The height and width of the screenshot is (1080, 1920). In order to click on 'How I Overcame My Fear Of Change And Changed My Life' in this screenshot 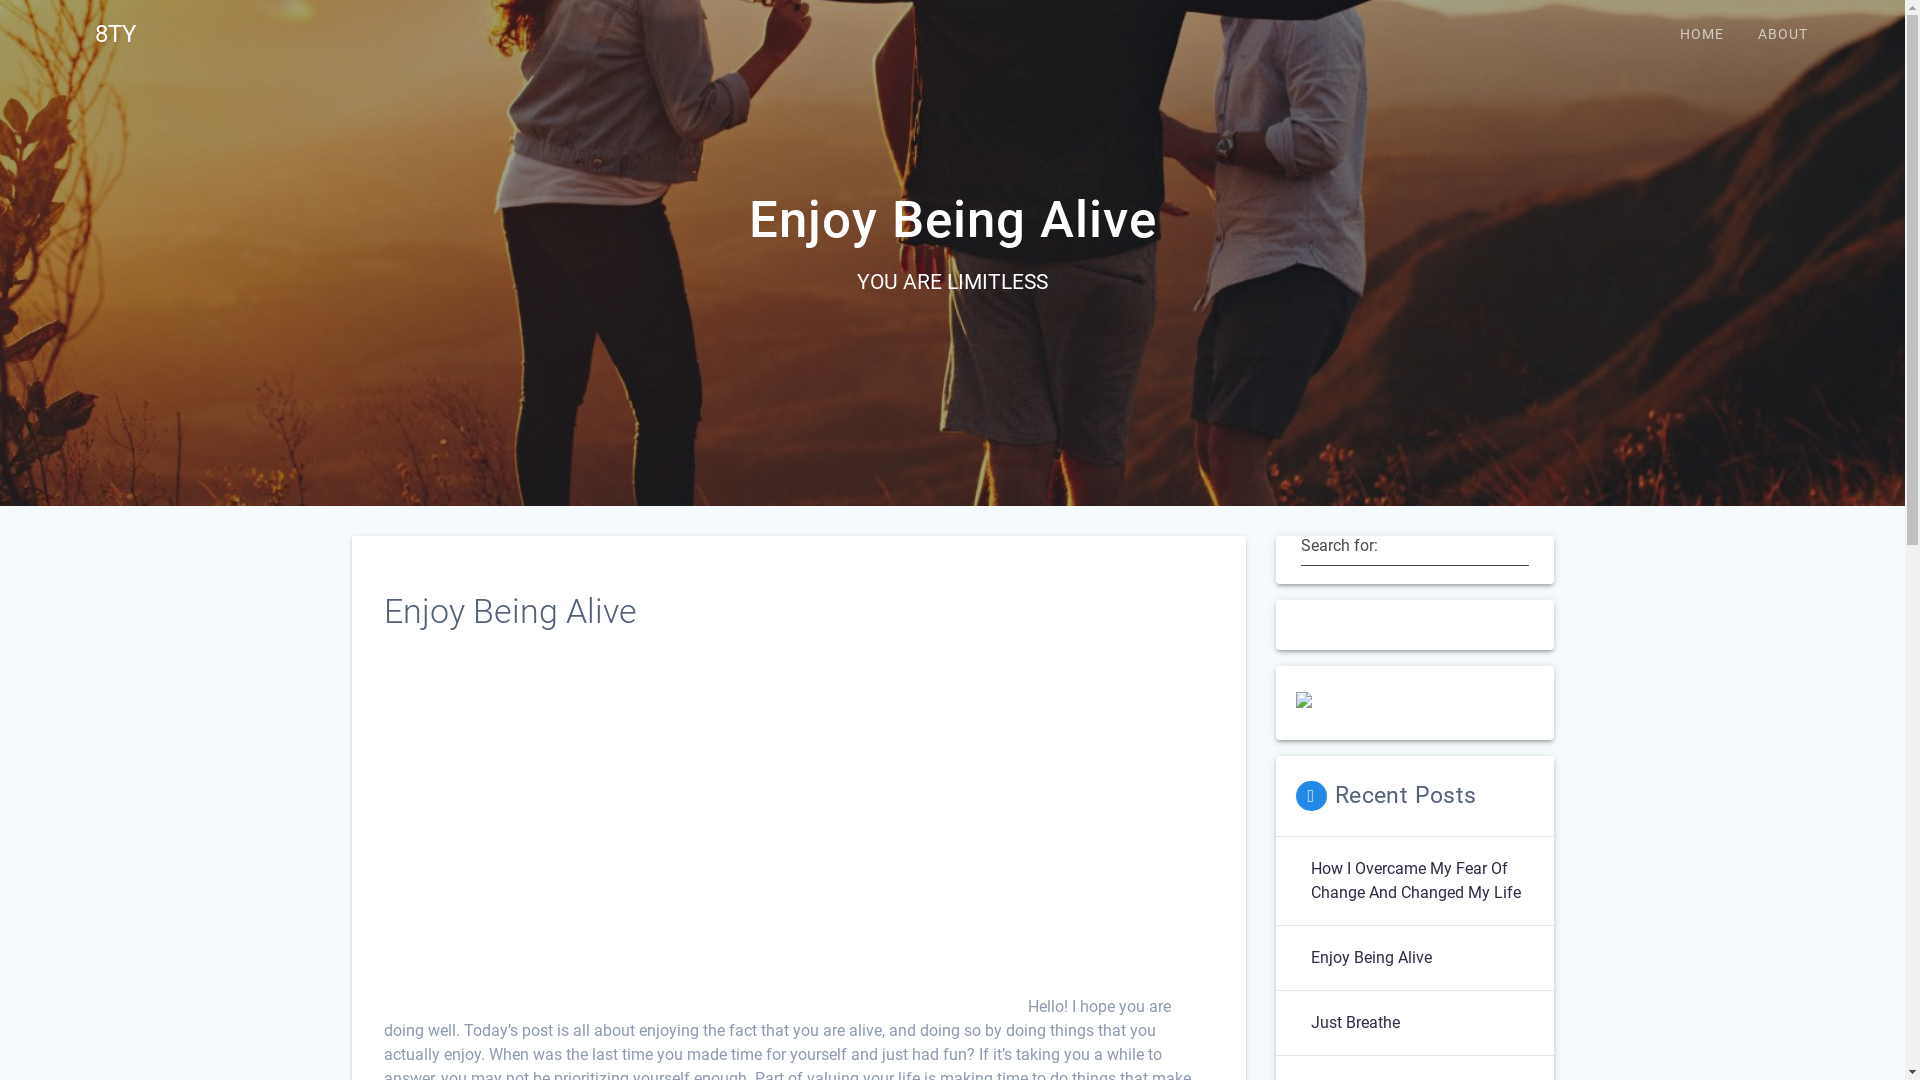, I will do `click(1420, 879)`.